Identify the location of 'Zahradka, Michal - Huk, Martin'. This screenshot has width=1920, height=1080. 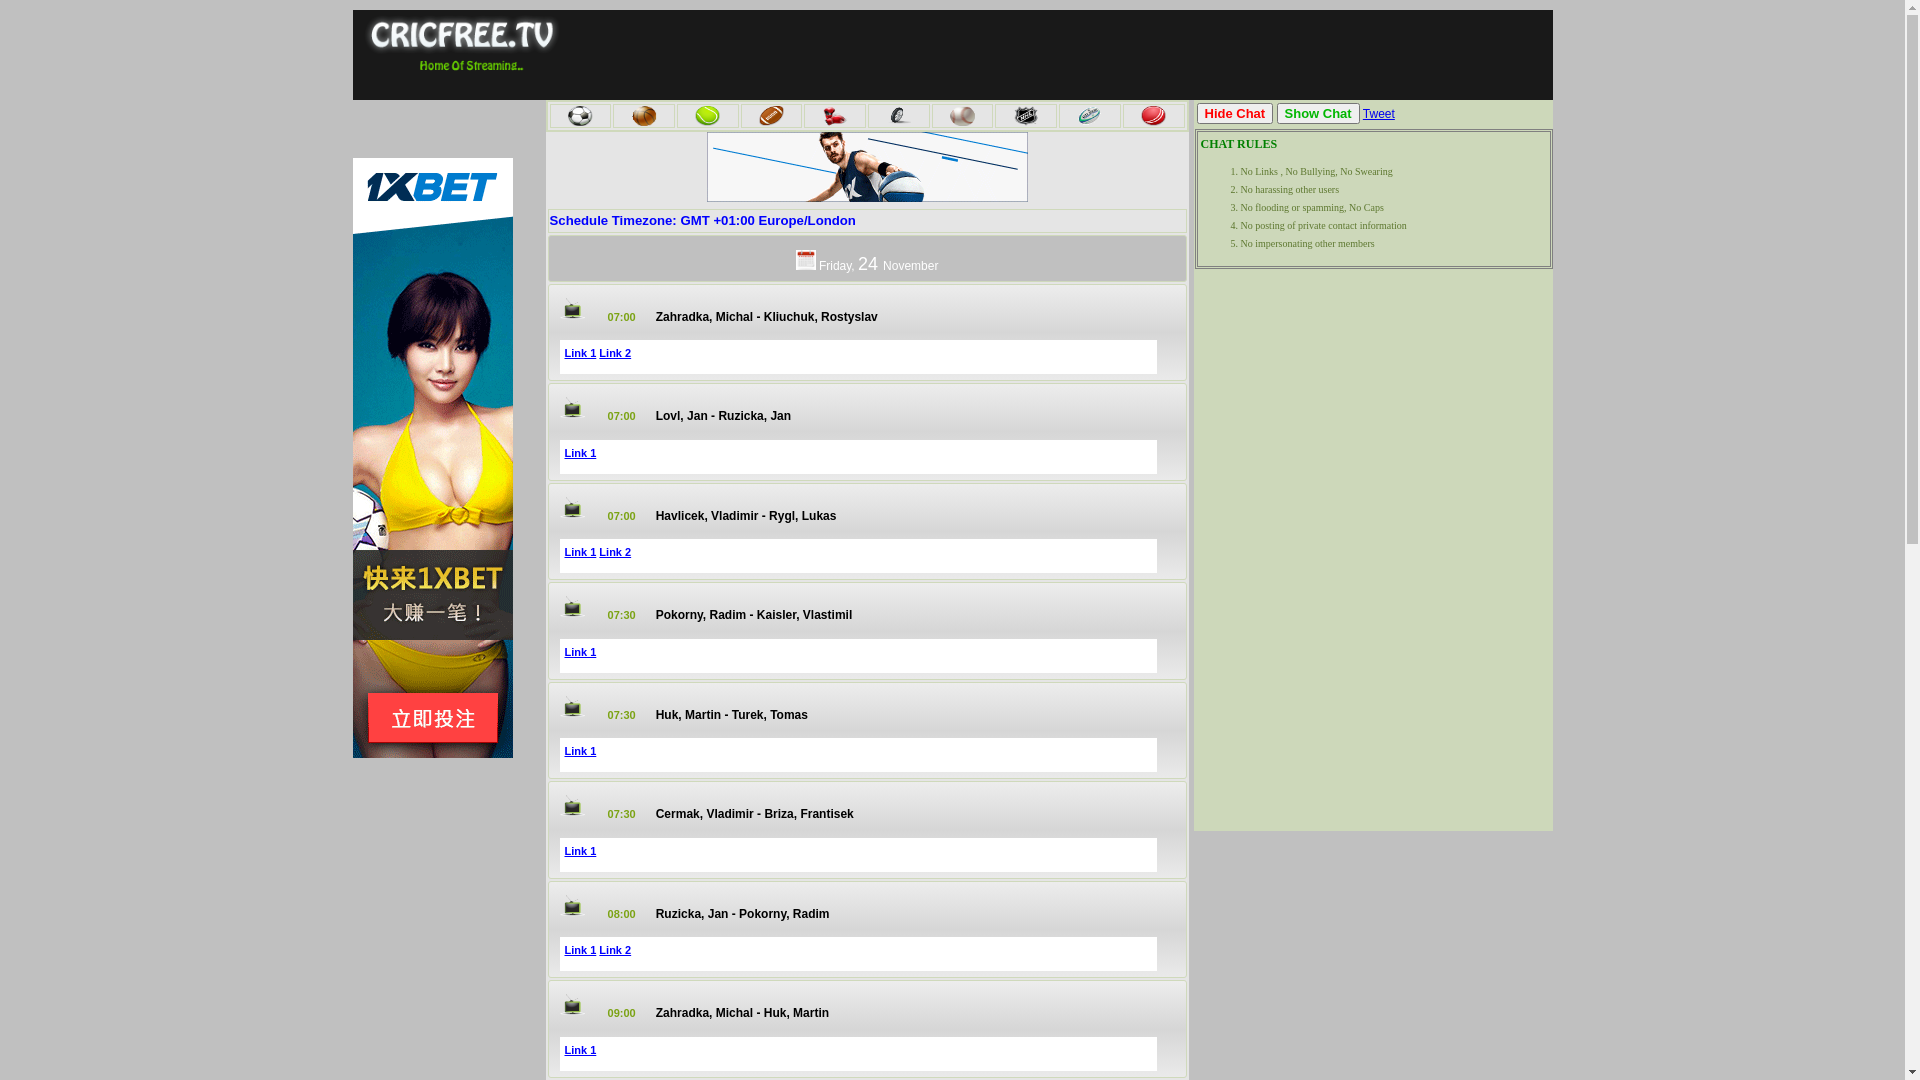
(741, 1013).